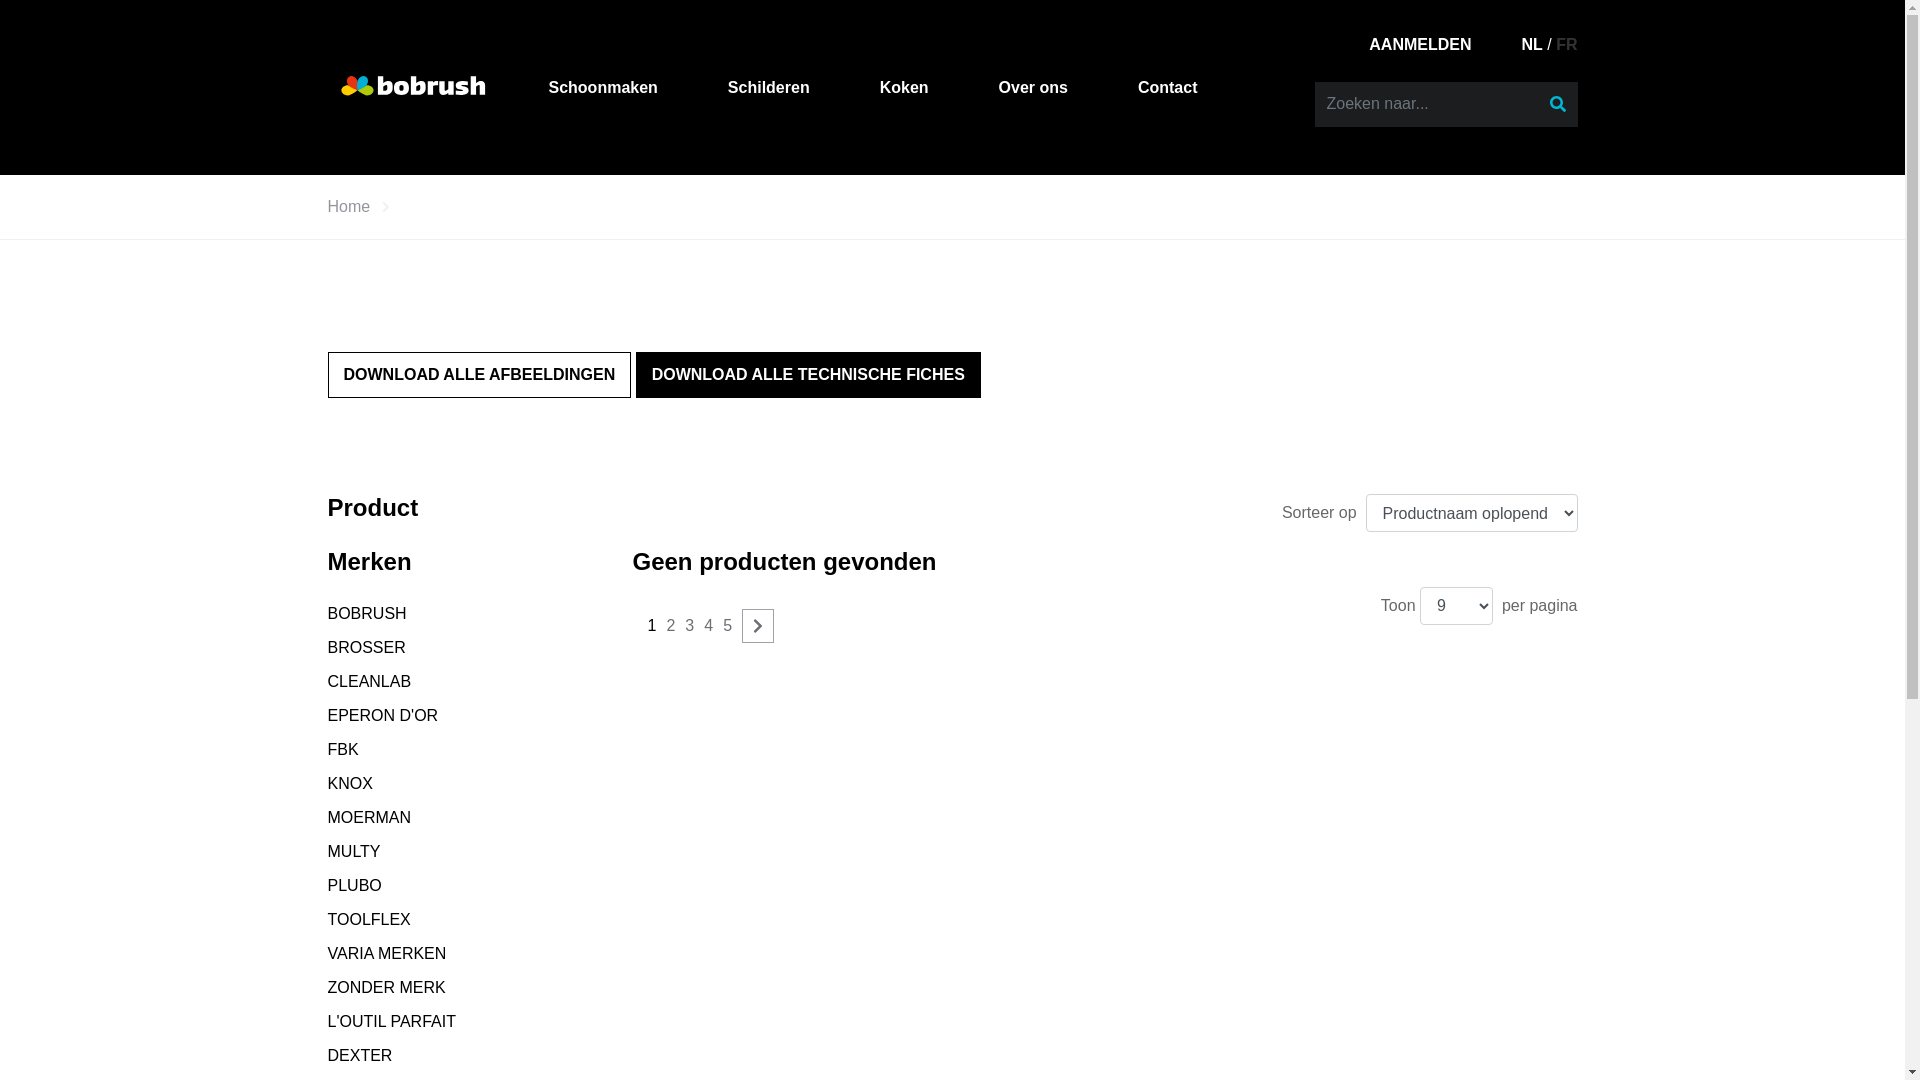 This screenshot has width=1920, height=1080. What do you see at coordinates (670, 624) in the screenshot?
I see `'2'` at bounding box center [670, 624].